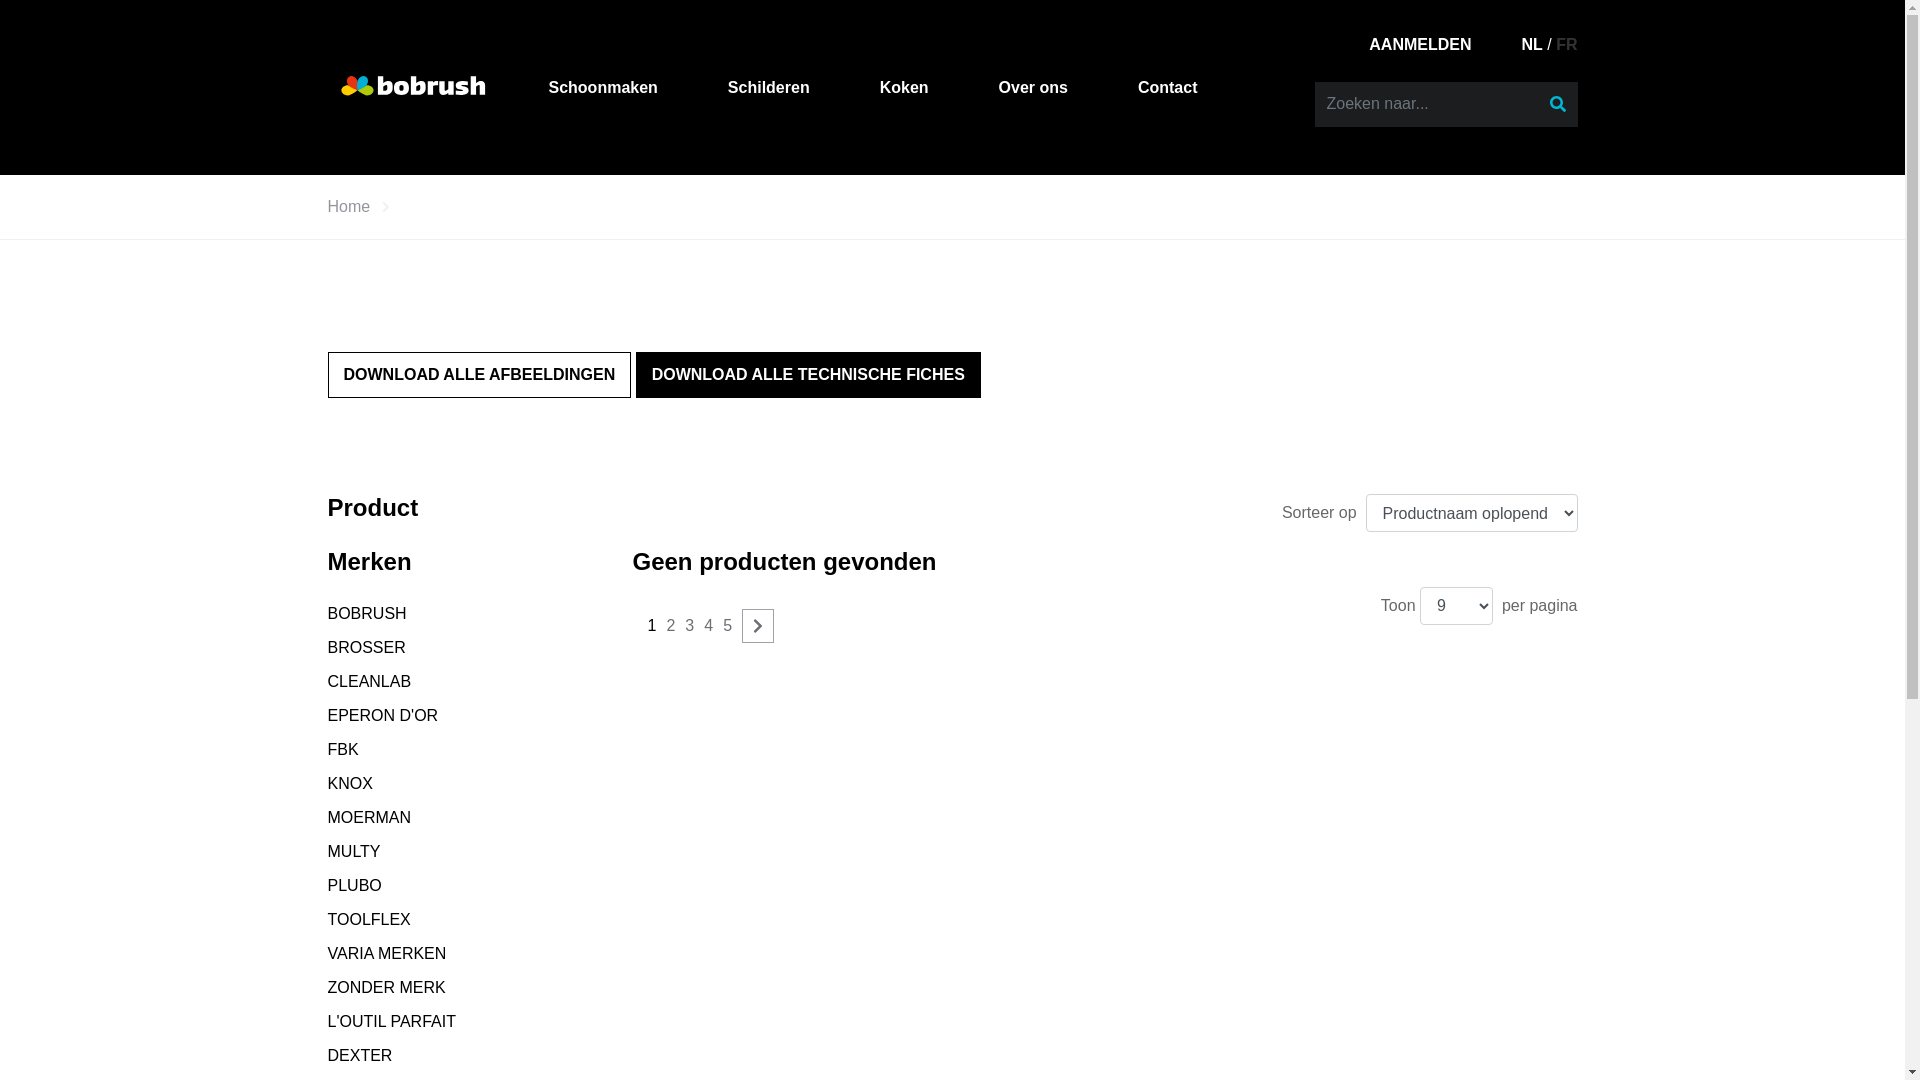 This screenshot has width=1920, height=1080. What do you see at coordinates (670, 624) in the screenshot?
I see `'2'` at bounding box center [670, 624].